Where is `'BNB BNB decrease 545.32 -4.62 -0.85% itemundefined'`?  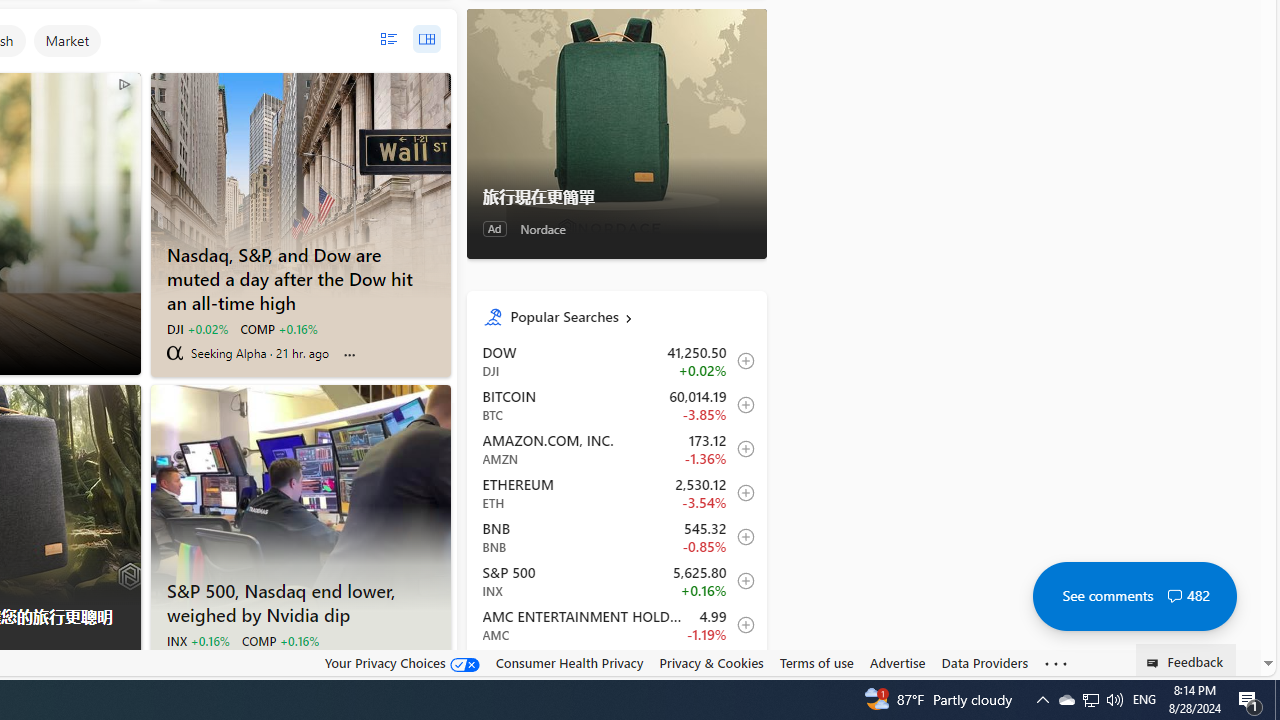
'BNB BNB decrease 545.32 -4.62 -0.85% itemundefined' is located at coordinates (615, 535).